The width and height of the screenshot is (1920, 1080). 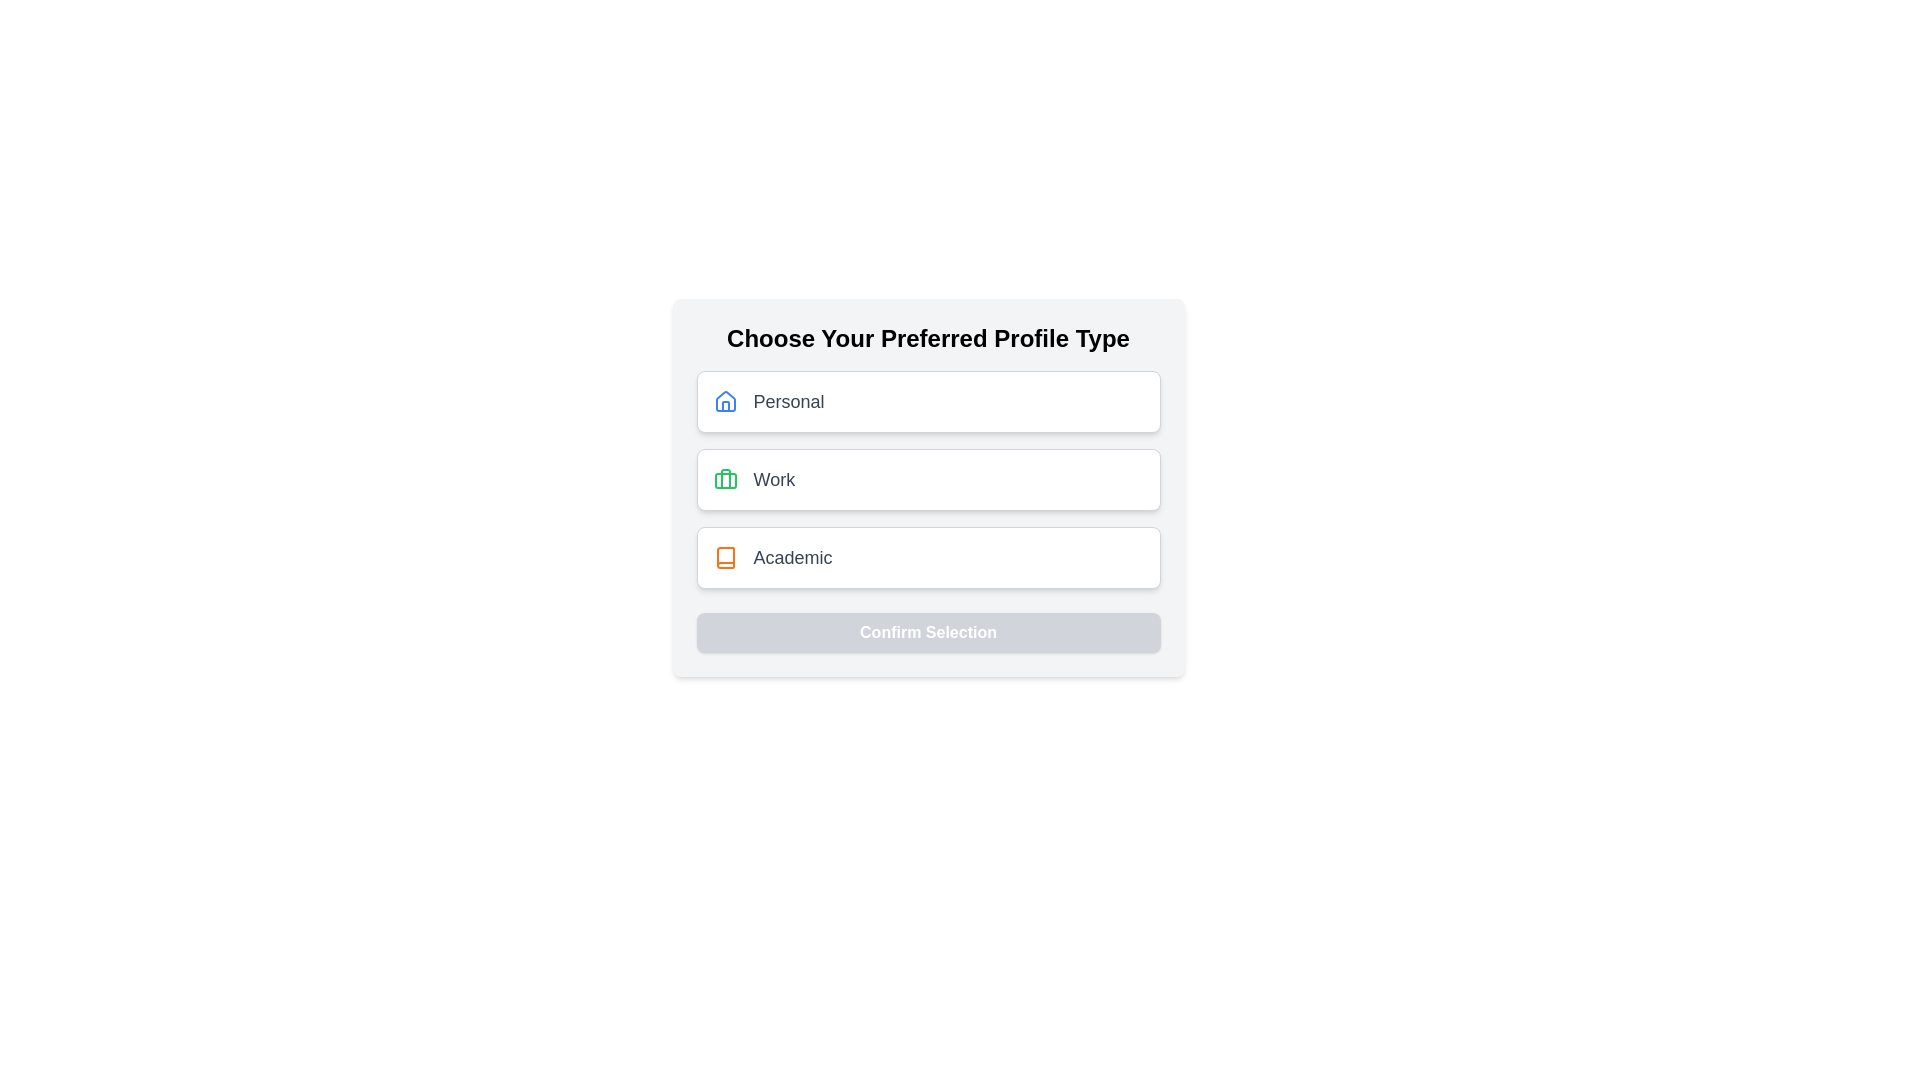 I want to click on the selectable option labeled 'Work' in the profile type list, which is the second option below 'Personal' and above 'Academic', so click(x=927, y=488).